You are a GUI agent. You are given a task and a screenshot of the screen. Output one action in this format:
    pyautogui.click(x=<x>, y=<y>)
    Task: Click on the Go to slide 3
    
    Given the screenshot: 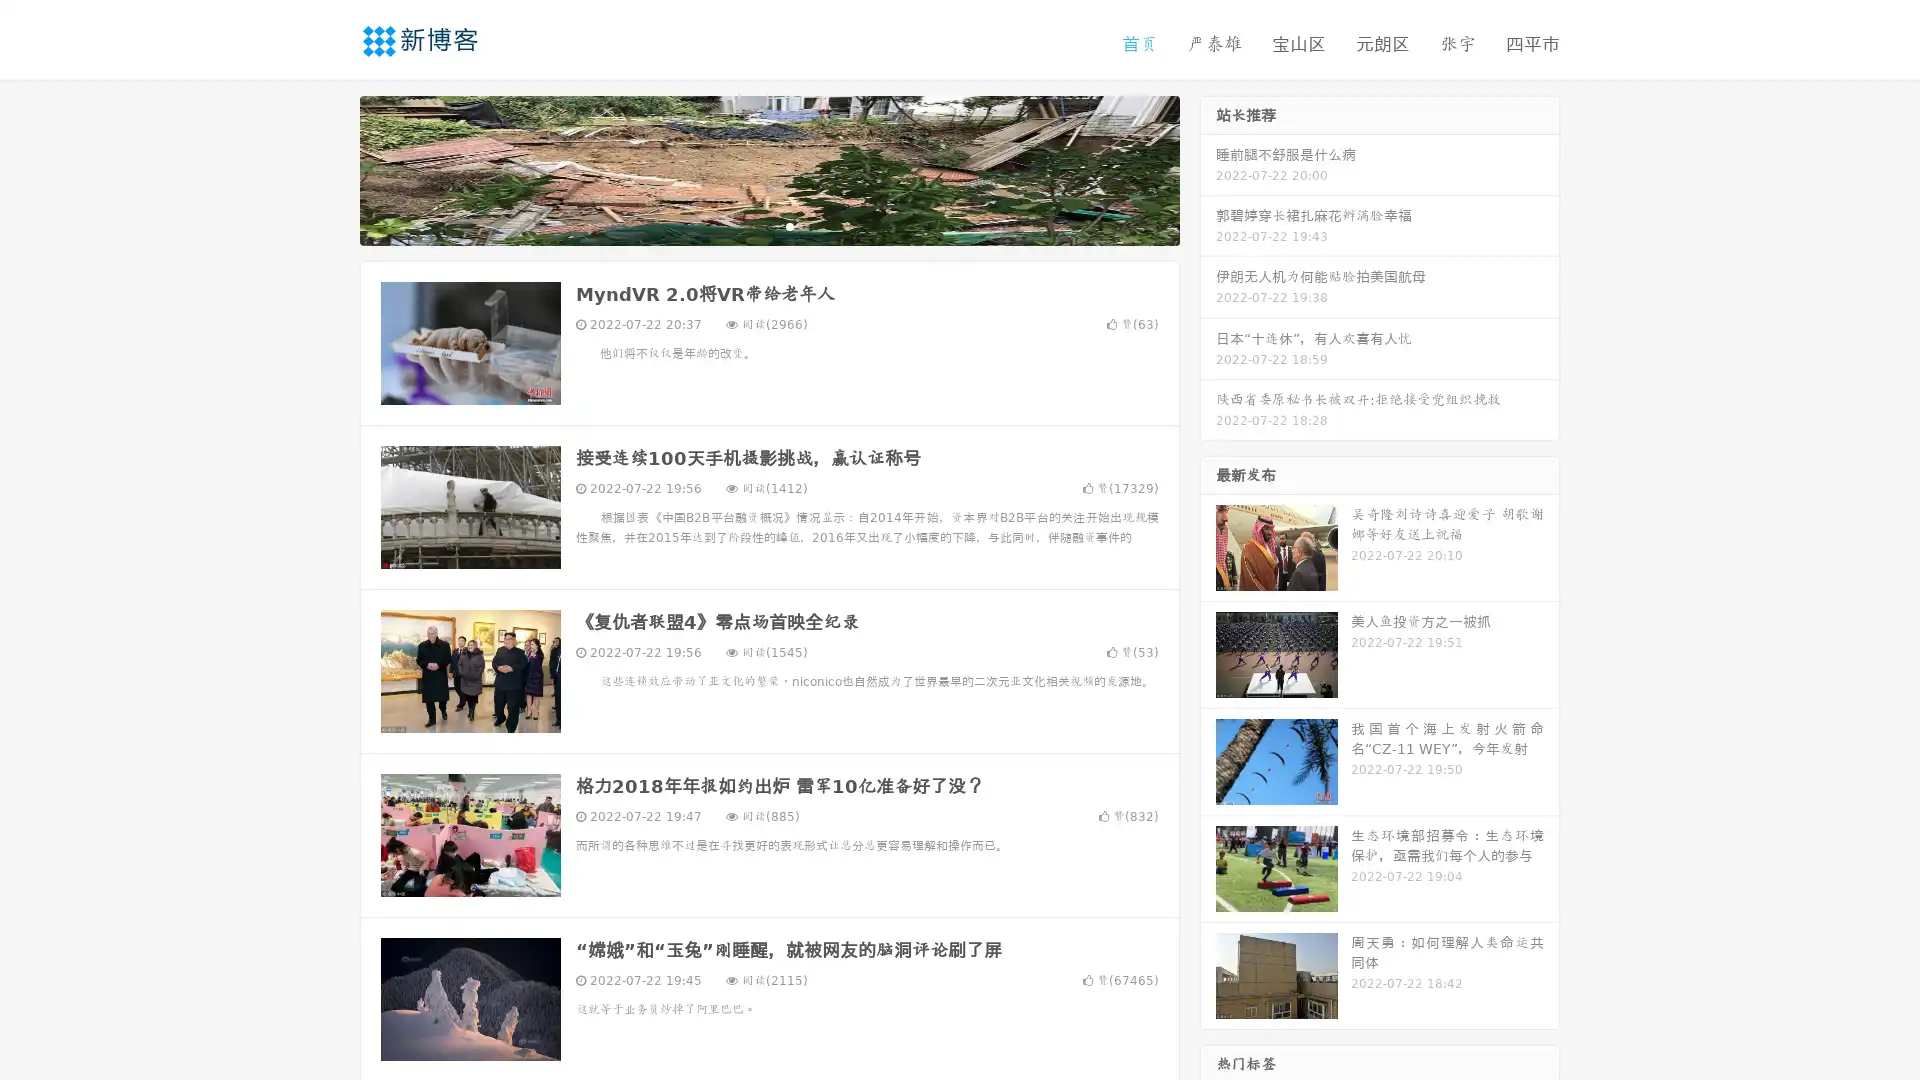 What is the action you would take?
    pyautogui.click(x=789, y=225)
    